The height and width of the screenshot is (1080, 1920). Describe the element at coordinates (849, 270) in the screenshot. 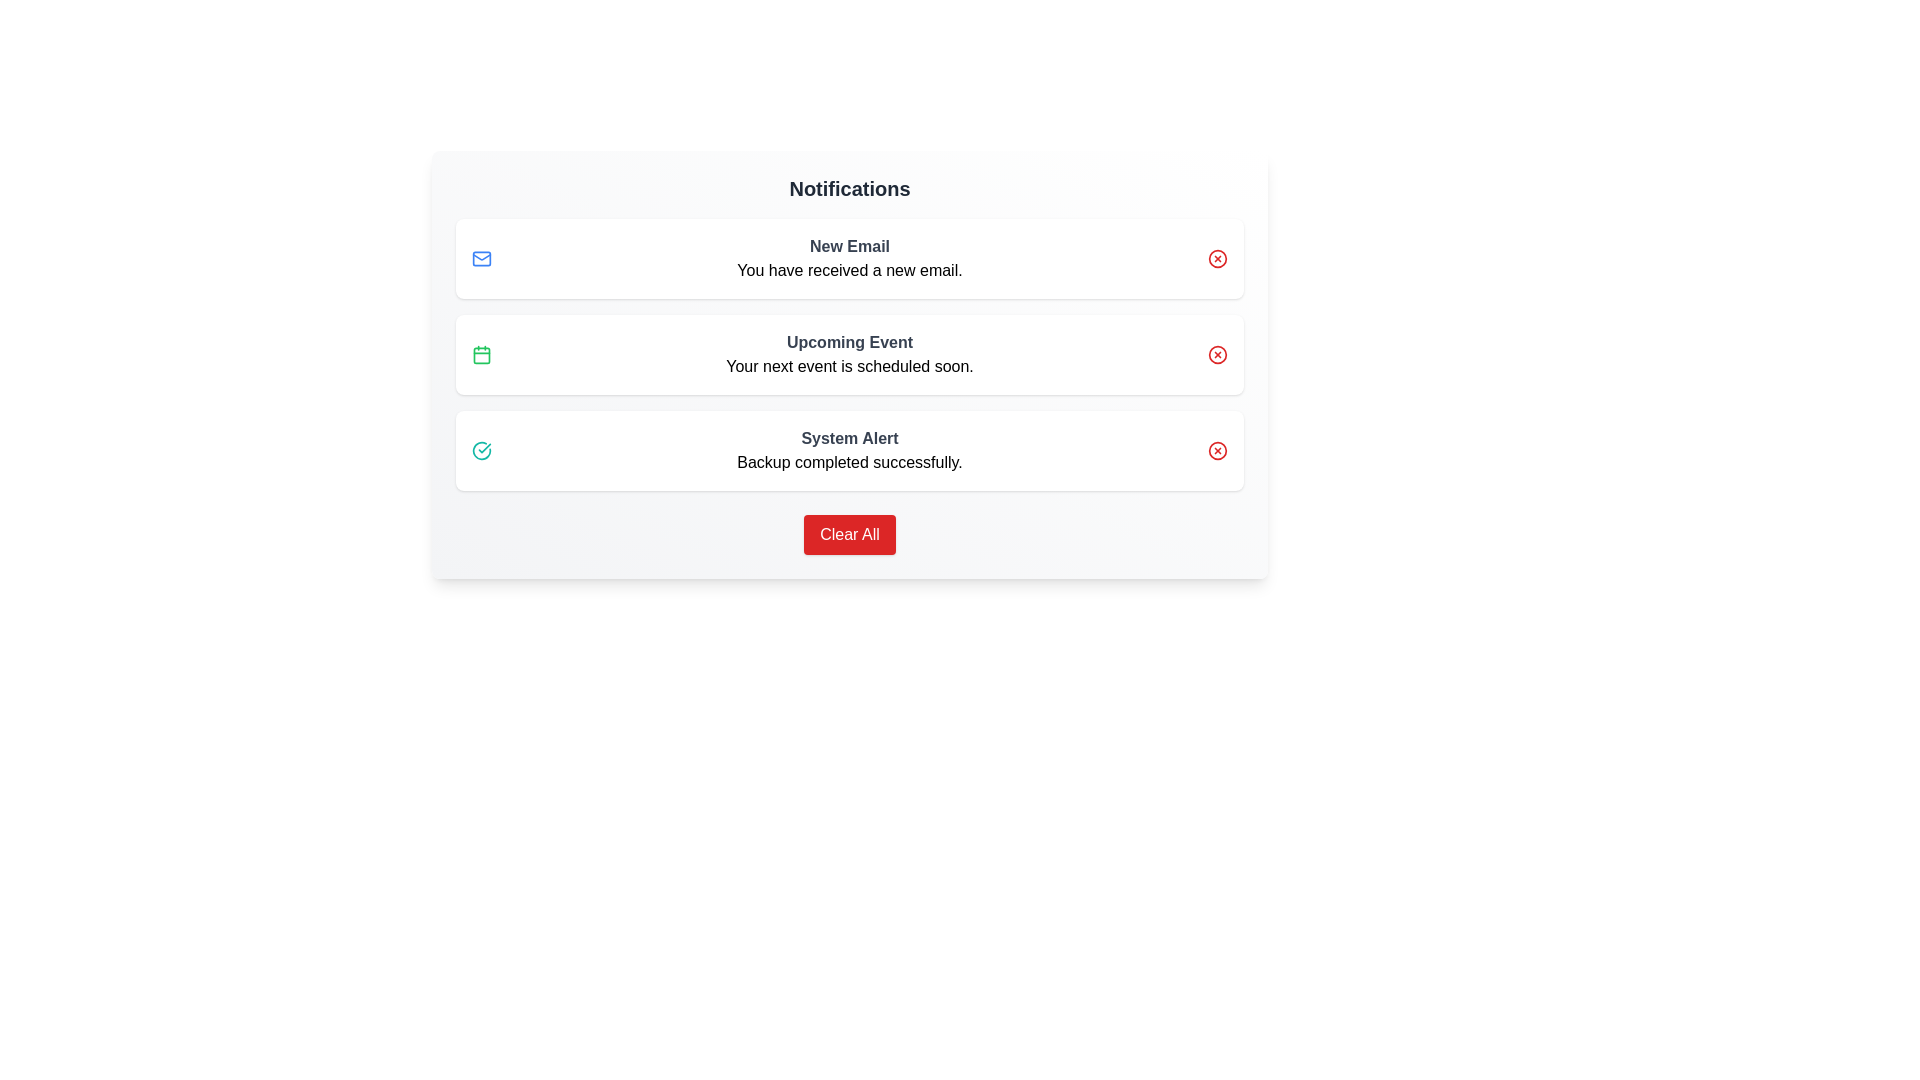

I see `additional information text about the email update located below the 'New Email' text in the first notification box` at that location.